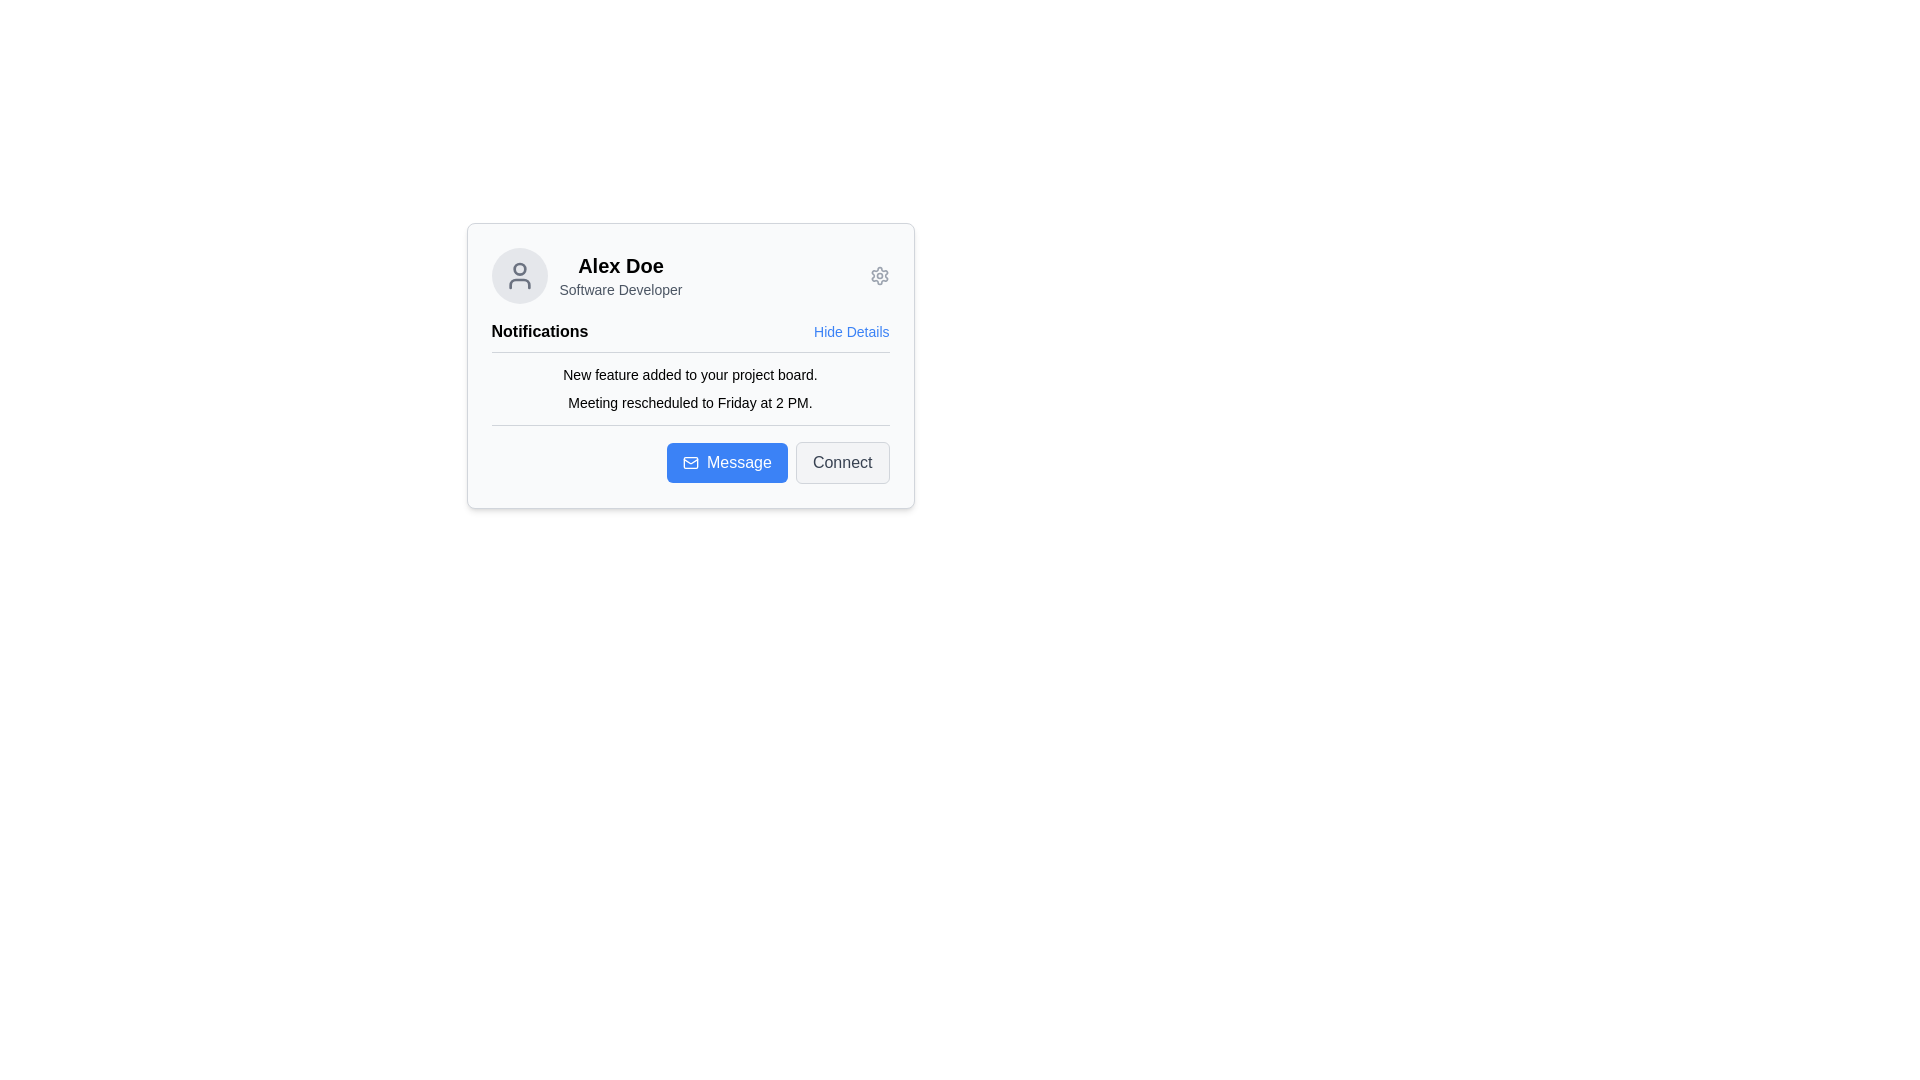 The height and width of the screenshot is (1080, 1920). What do you see at coordinates (585, 276) in the screenshot?
I see `the Profile card header that displays the user's name and role, located at the top-left corner of the notification card, adjacent to a settings icon` at bounding box center [585, 276].